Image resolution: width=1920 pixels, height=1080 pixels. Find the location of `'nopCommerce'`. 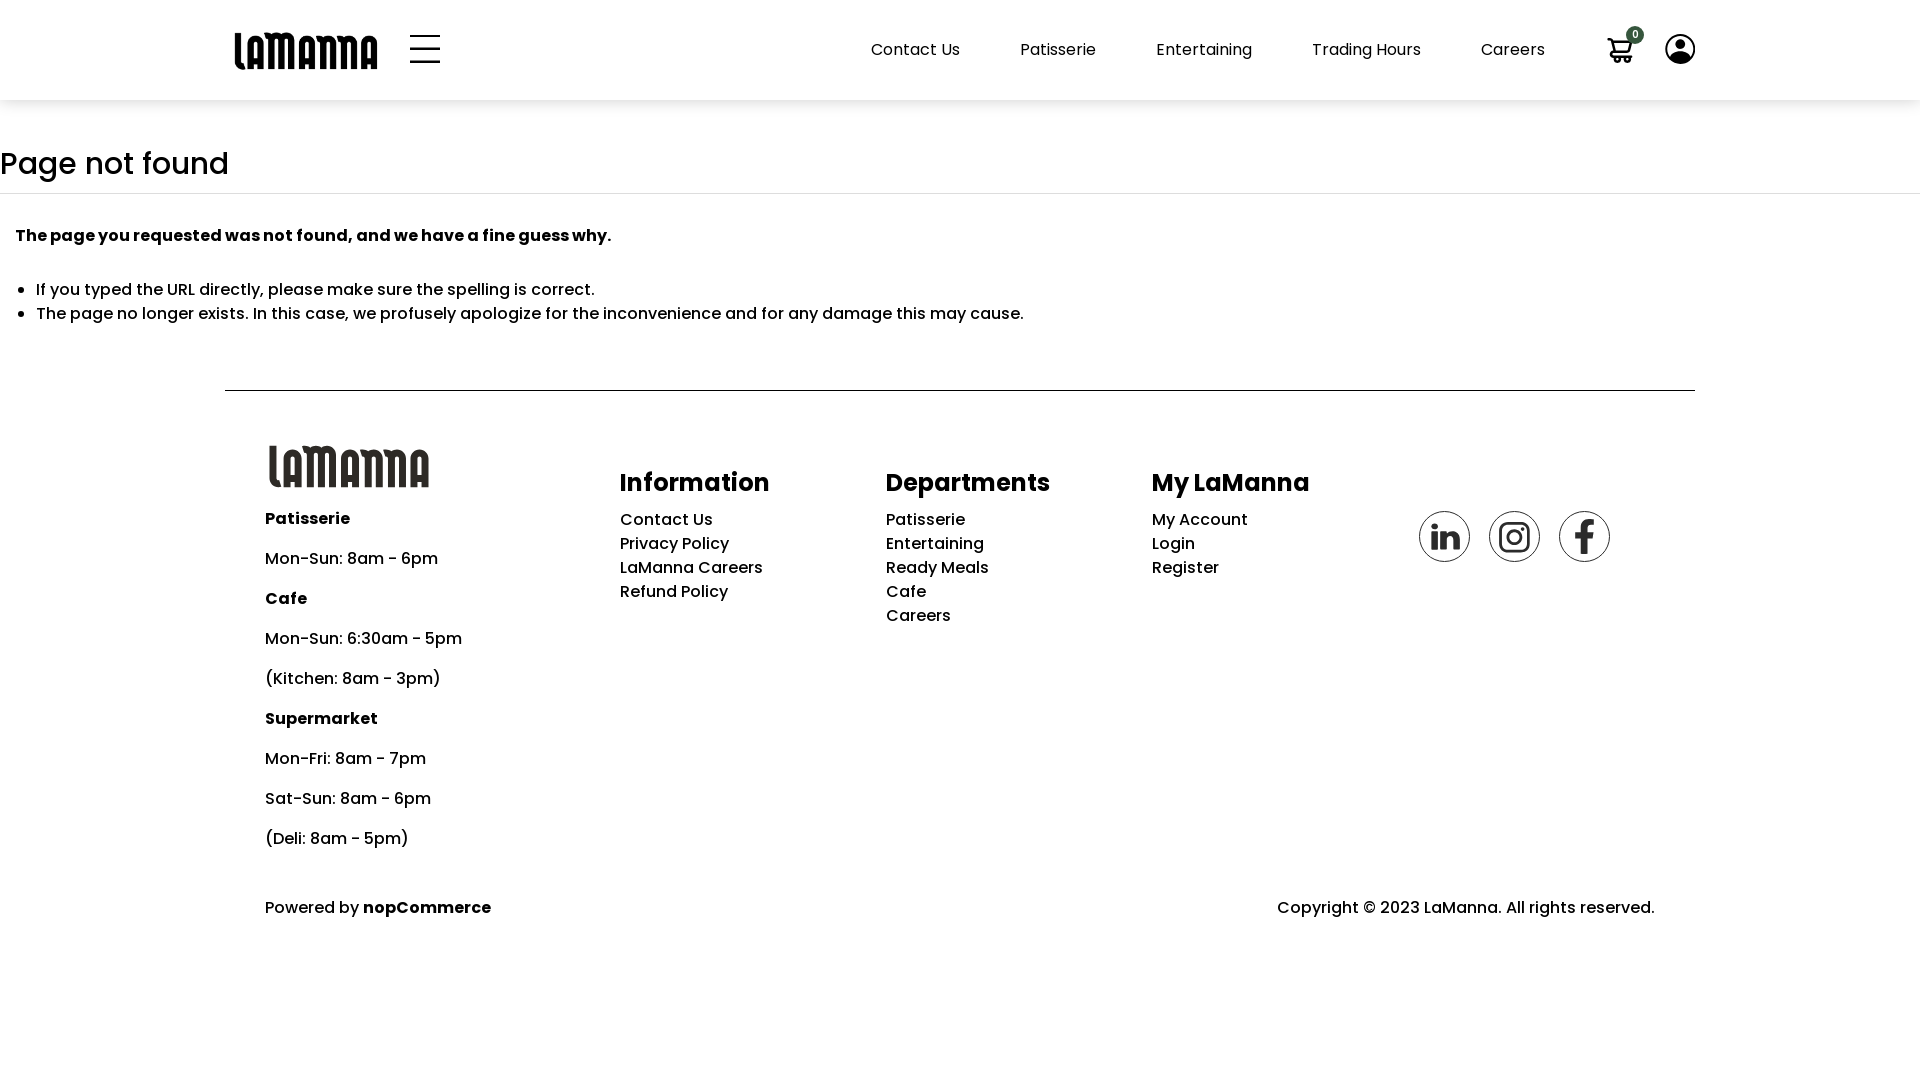

'nopCommerce' is located at coordinates (426, 907).